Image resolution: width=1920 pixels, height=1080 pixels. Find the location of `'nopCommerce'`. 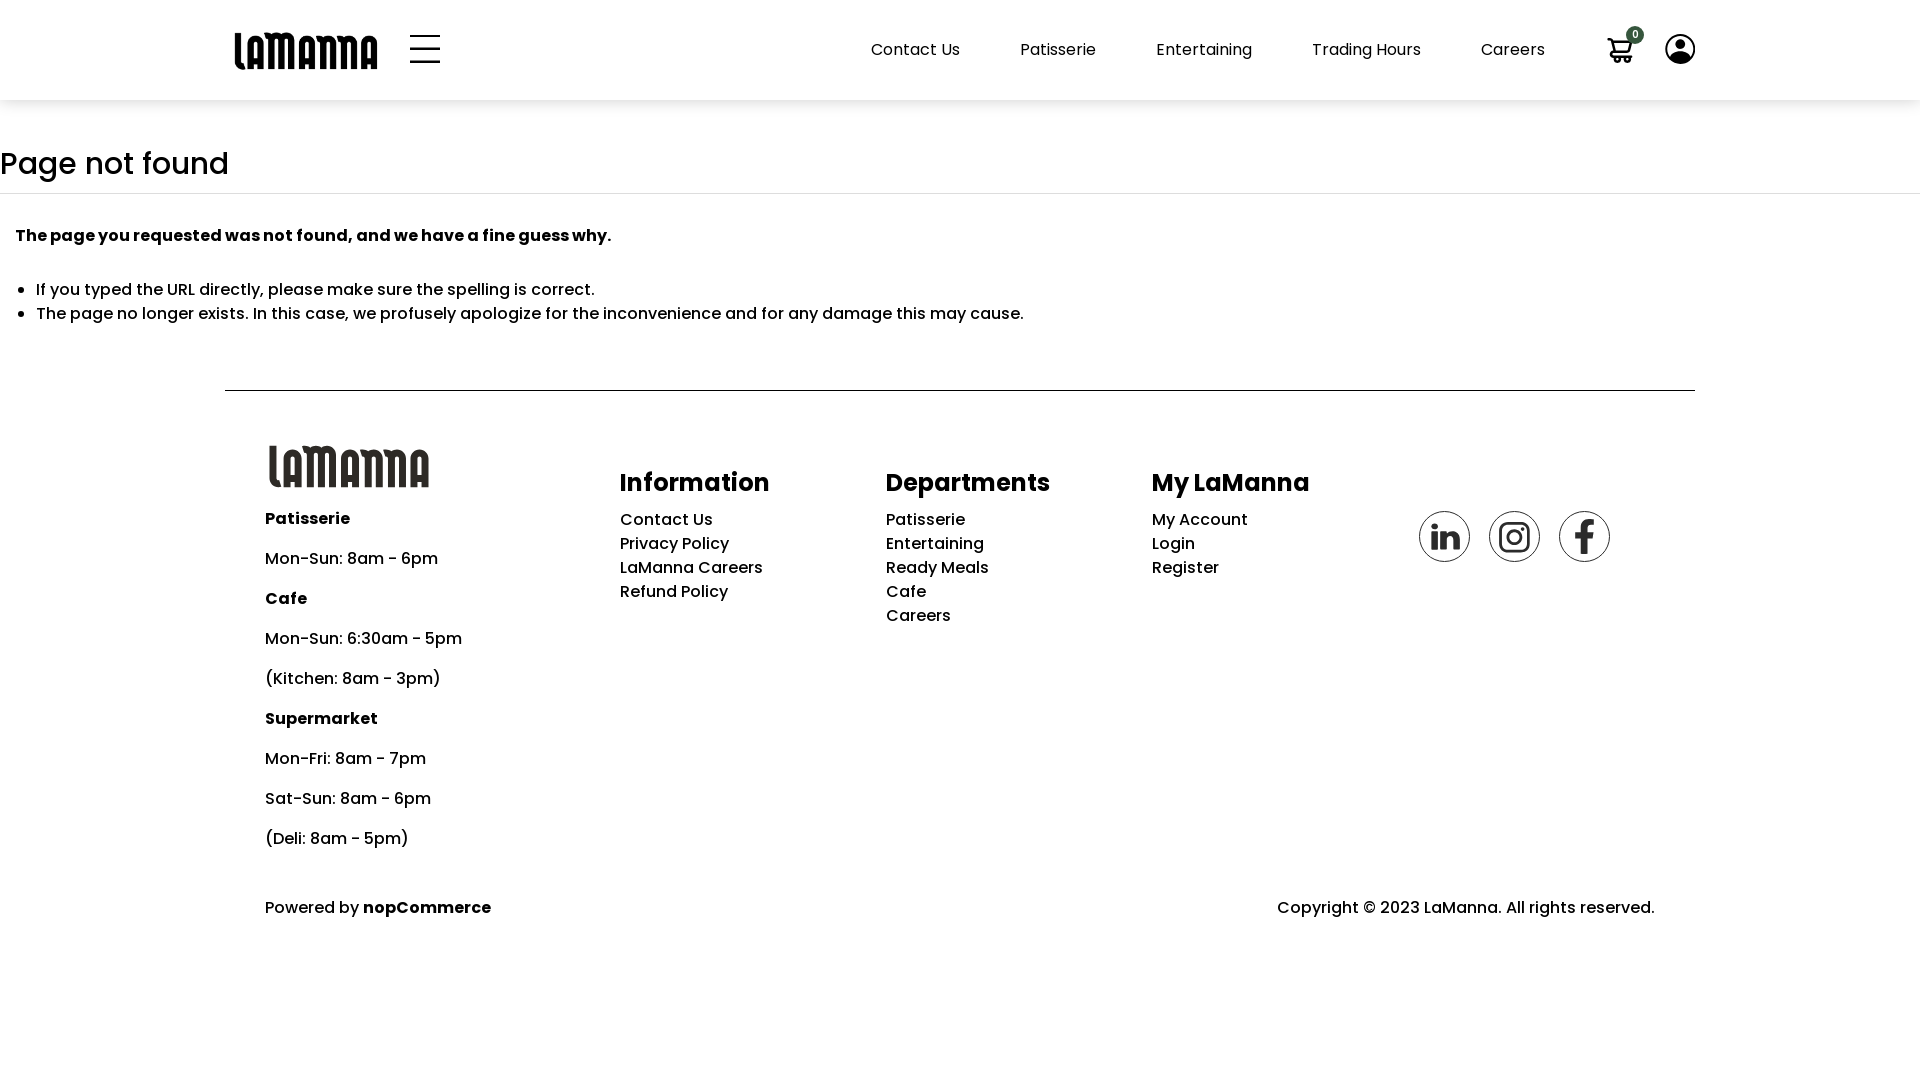

'nopCommerce' is located at coordinates (426, 907).